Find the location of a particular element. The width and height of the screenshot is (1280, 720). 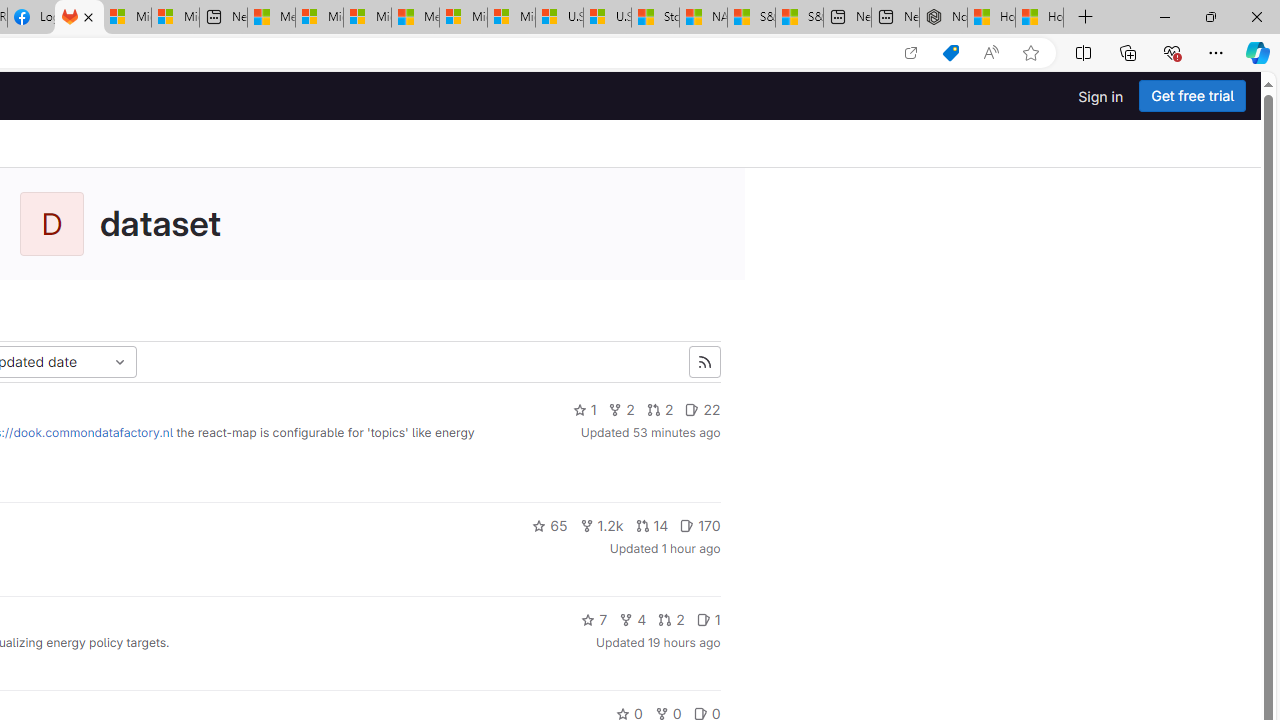

'Close' is located at coordinates (1255, 16).